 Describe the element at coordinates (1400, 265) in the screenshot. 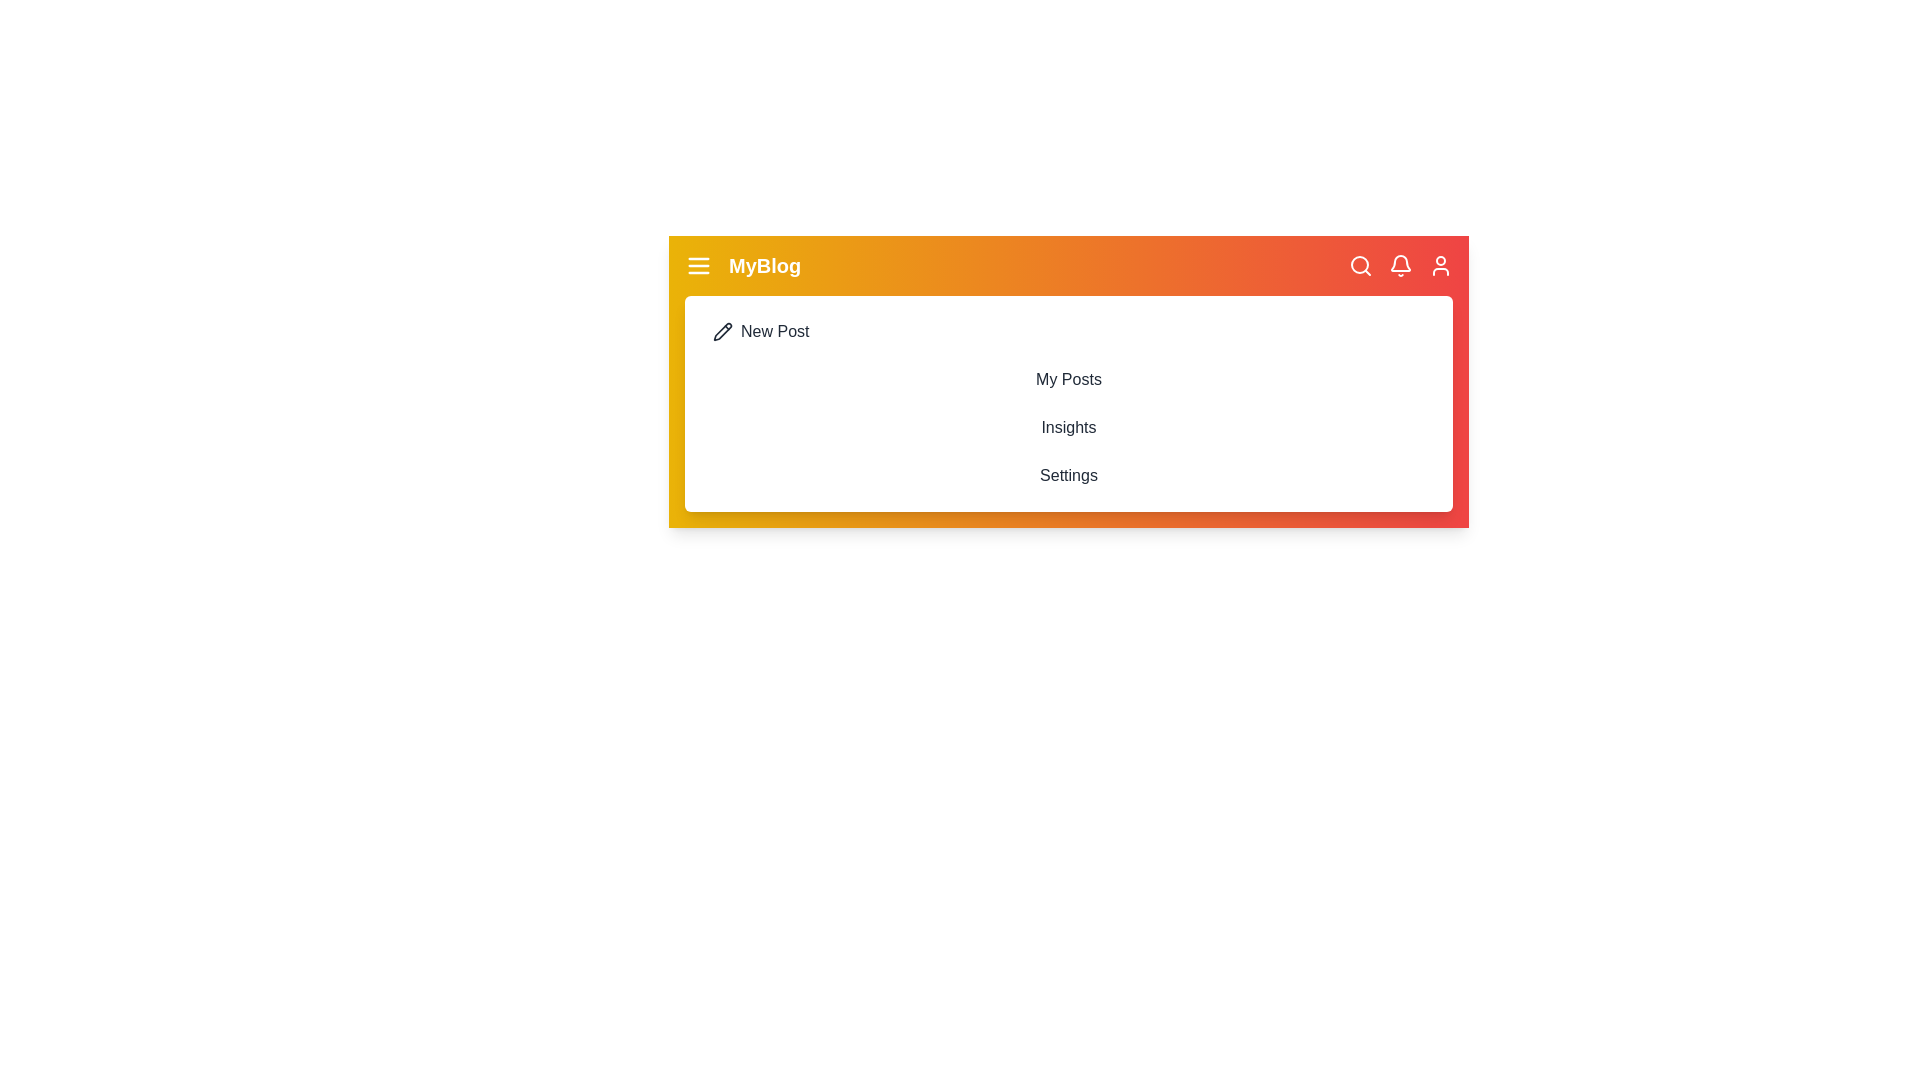

I see `the notification bell icon` at that location.